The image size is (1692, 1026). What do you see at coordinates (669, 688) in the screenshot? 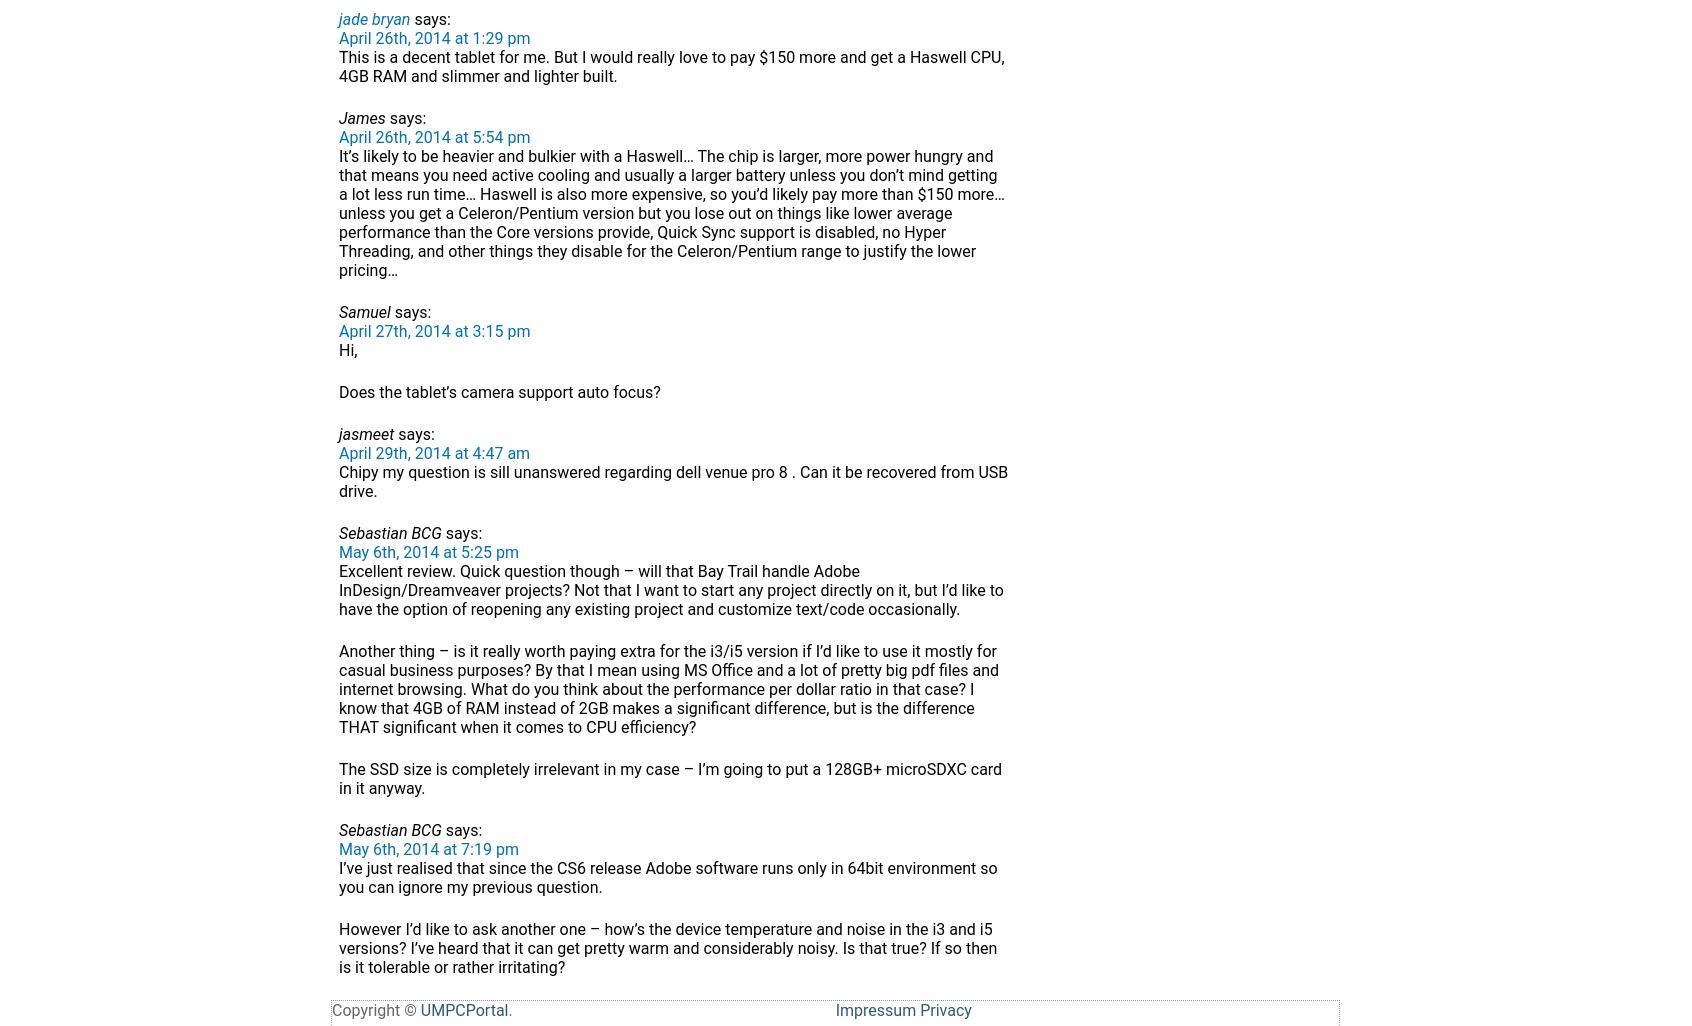
I see `'Another thing – is it really worth paying extra for the i3/i5 version if I’d like to use it mostly for casual business purposes? By that I mean using MS Office and a lot of pretty big pdf files and internet browsing. What do you think about the performance per dollar ratio in that case? I know that 4GB of RAM instead of 2GB makes a significant difference, but is the difference THAT significant when it comes to CPU efficiency?'` at bounding box center [669, 688].